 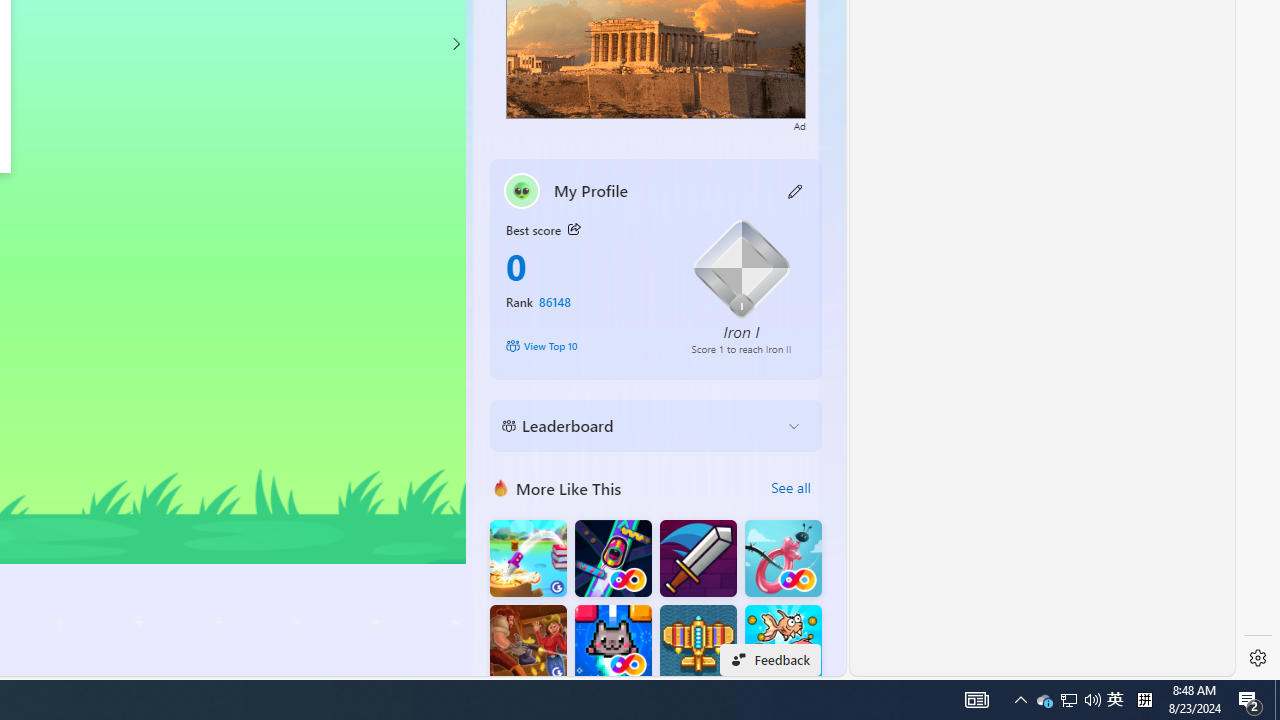 What do you see at coordinates (698, 558) in the screenshot?
I see `'Dungeon Master Knight'` at bounding box center [698, 558].